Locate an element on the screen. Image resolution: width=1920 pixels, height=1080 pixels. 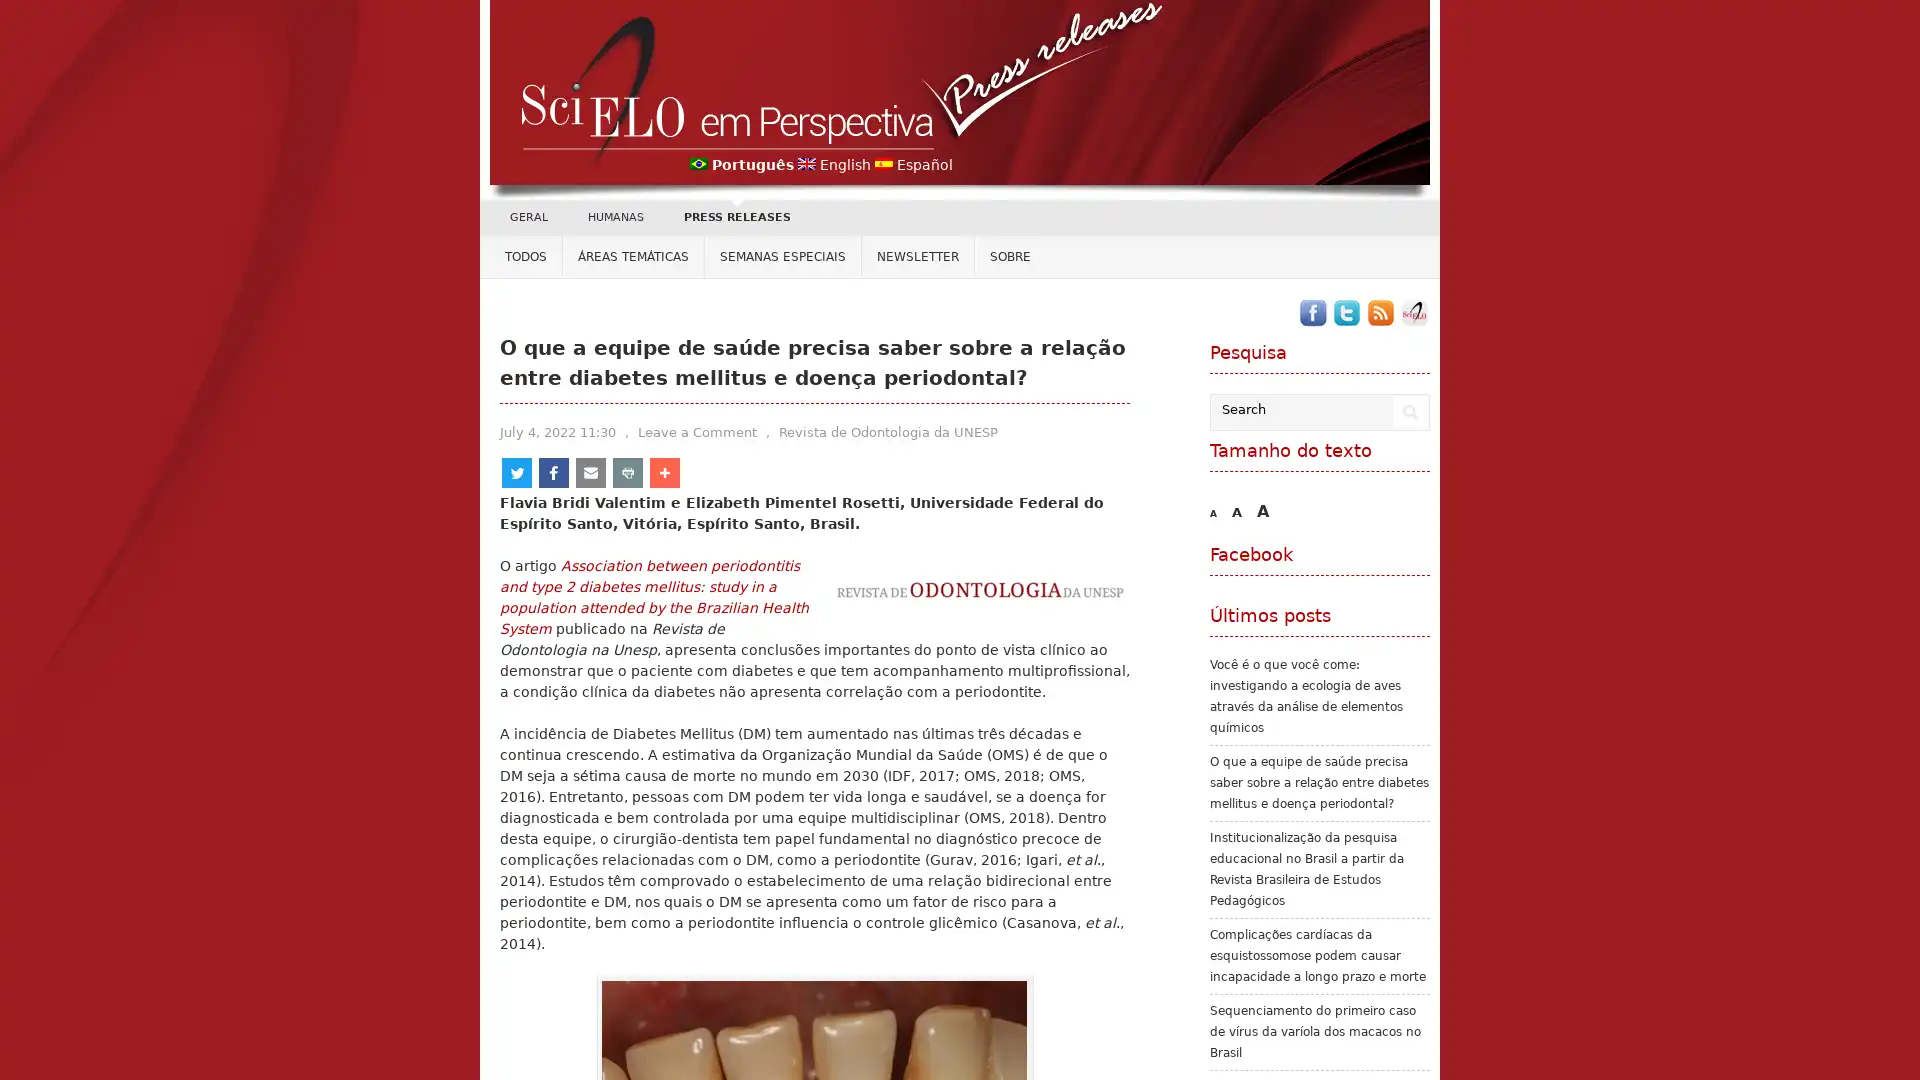
Search is located at coordinates (1409, 411).